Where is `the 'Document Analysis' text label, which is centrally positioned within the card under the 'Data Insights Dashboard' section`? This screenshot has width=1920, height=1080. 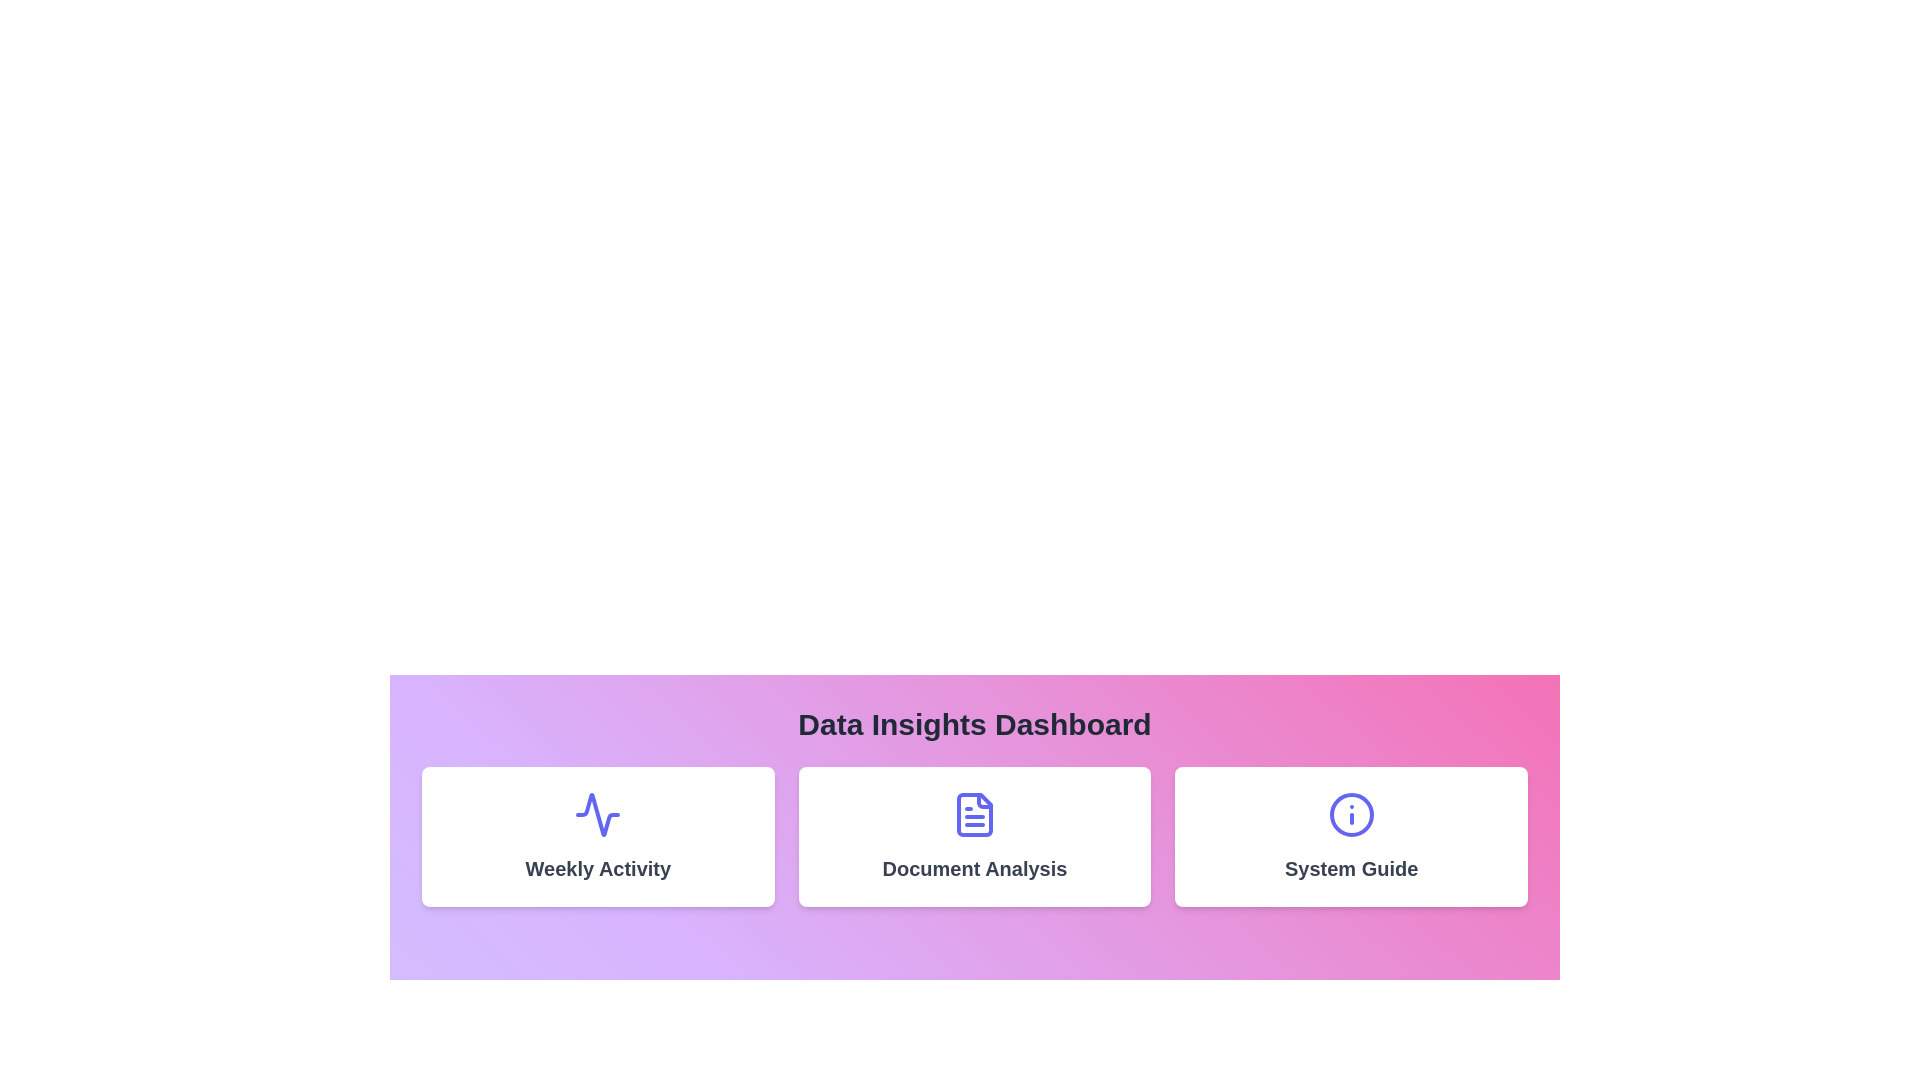
the 'Document Analysis' text label, which is centrally positioned within the card under the 'Data Insights Dashboard' section is located at coordinates (974, 867).